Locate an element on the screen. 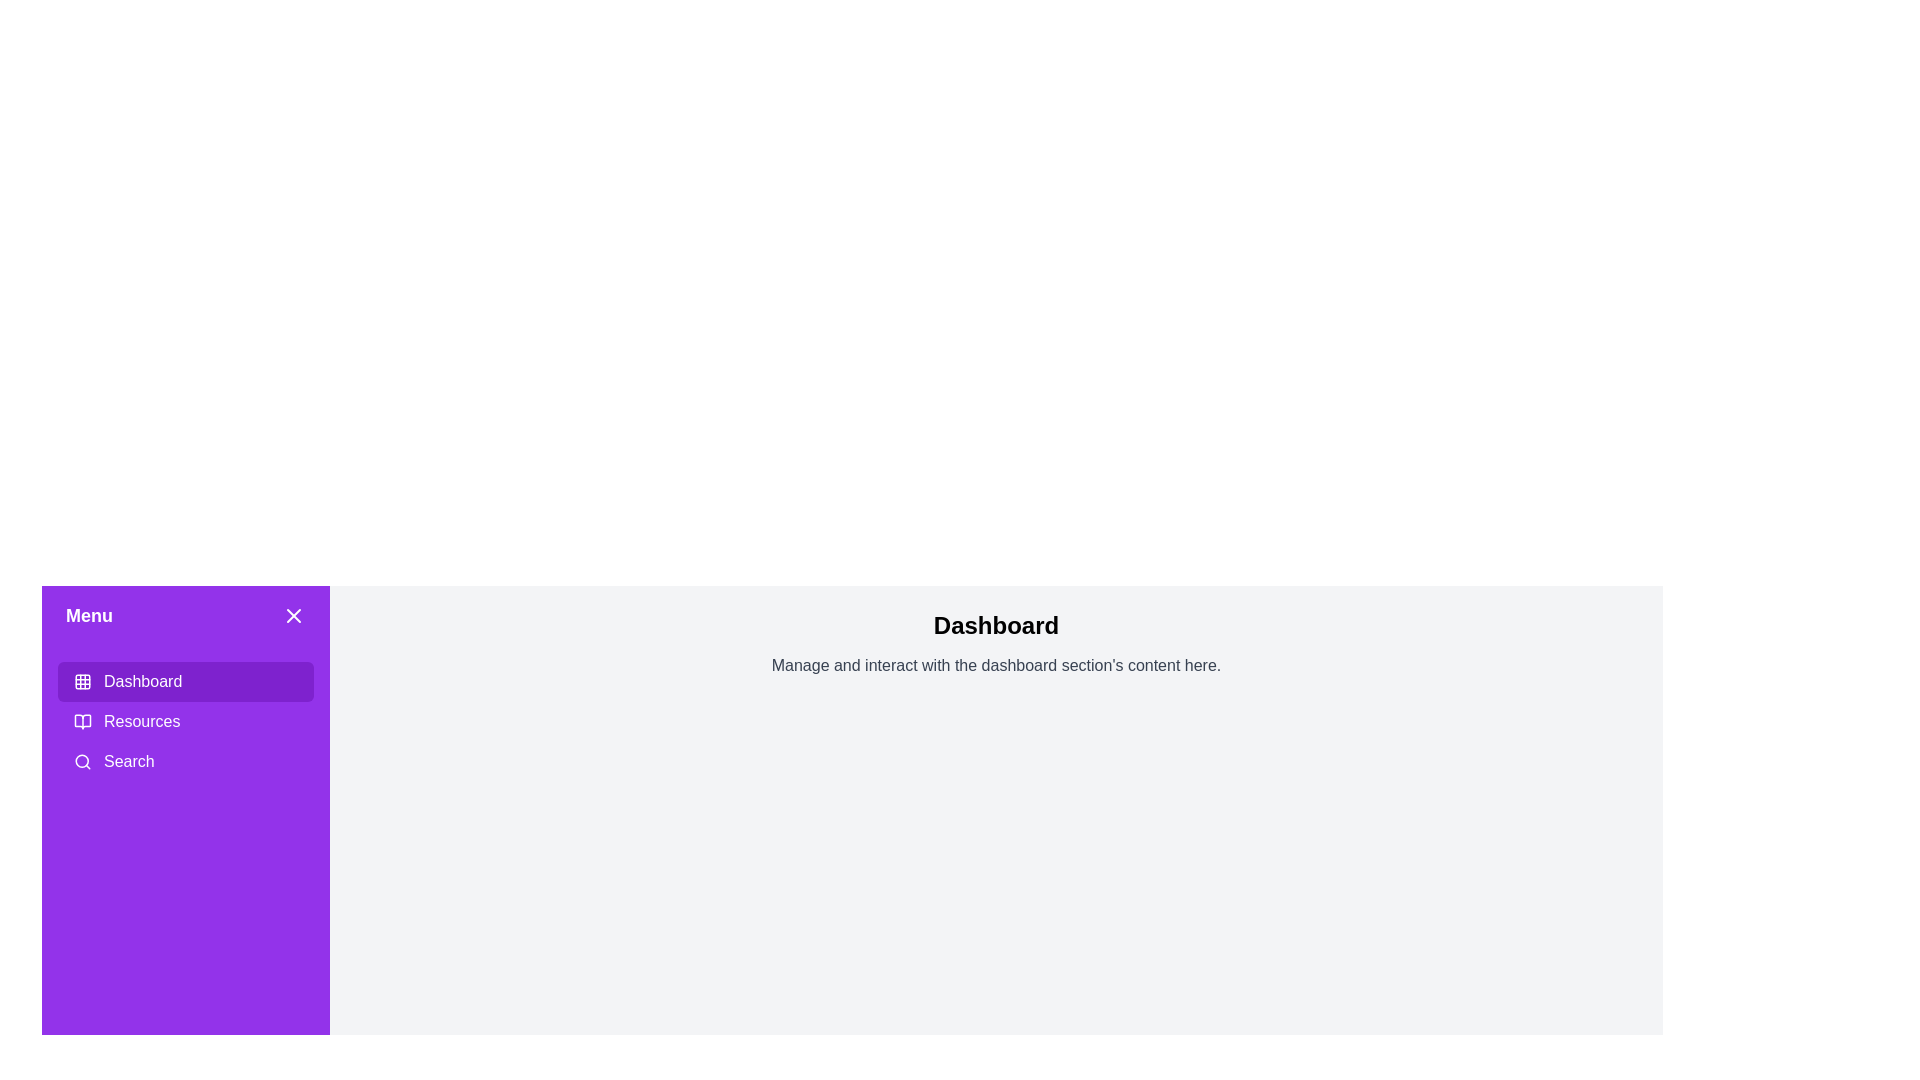  the magnifying glass icon located to the left of the 'Search' text is located at coordinates (81, 762).